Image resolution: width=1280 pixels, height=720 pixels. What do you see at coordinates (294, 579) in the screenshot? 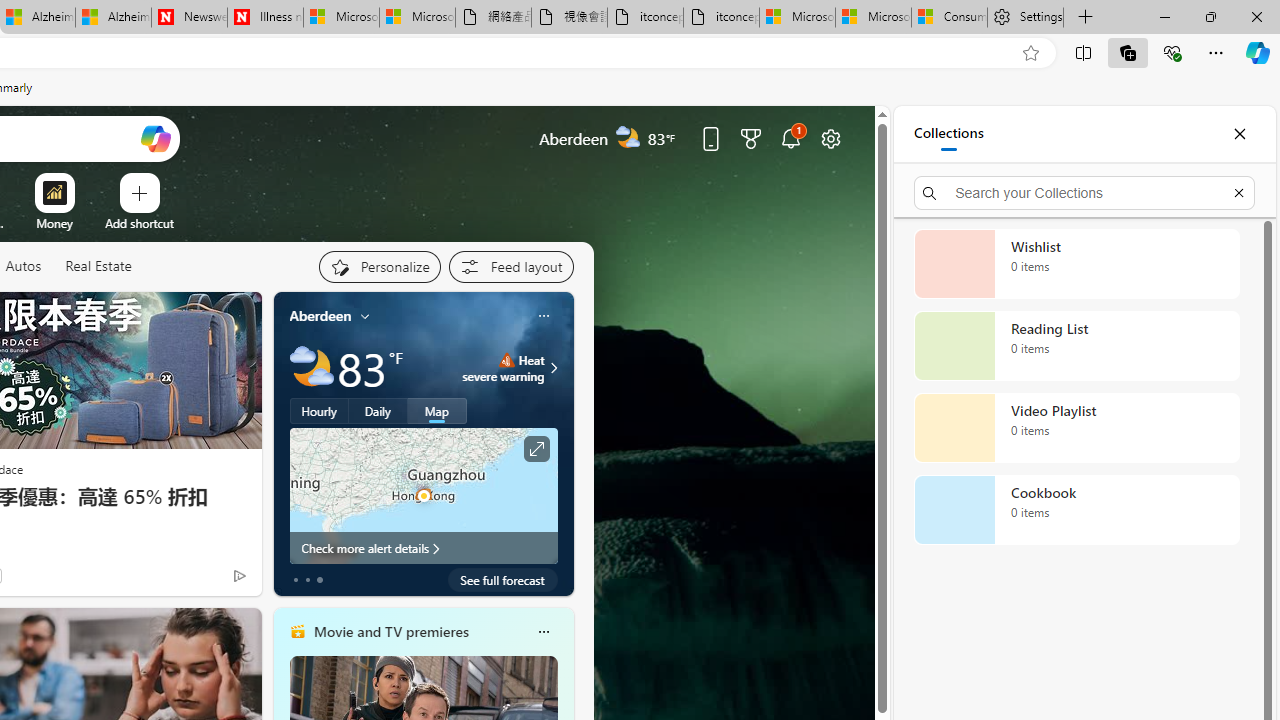
I see `'tab-0'` at bounding box center [294, 579].